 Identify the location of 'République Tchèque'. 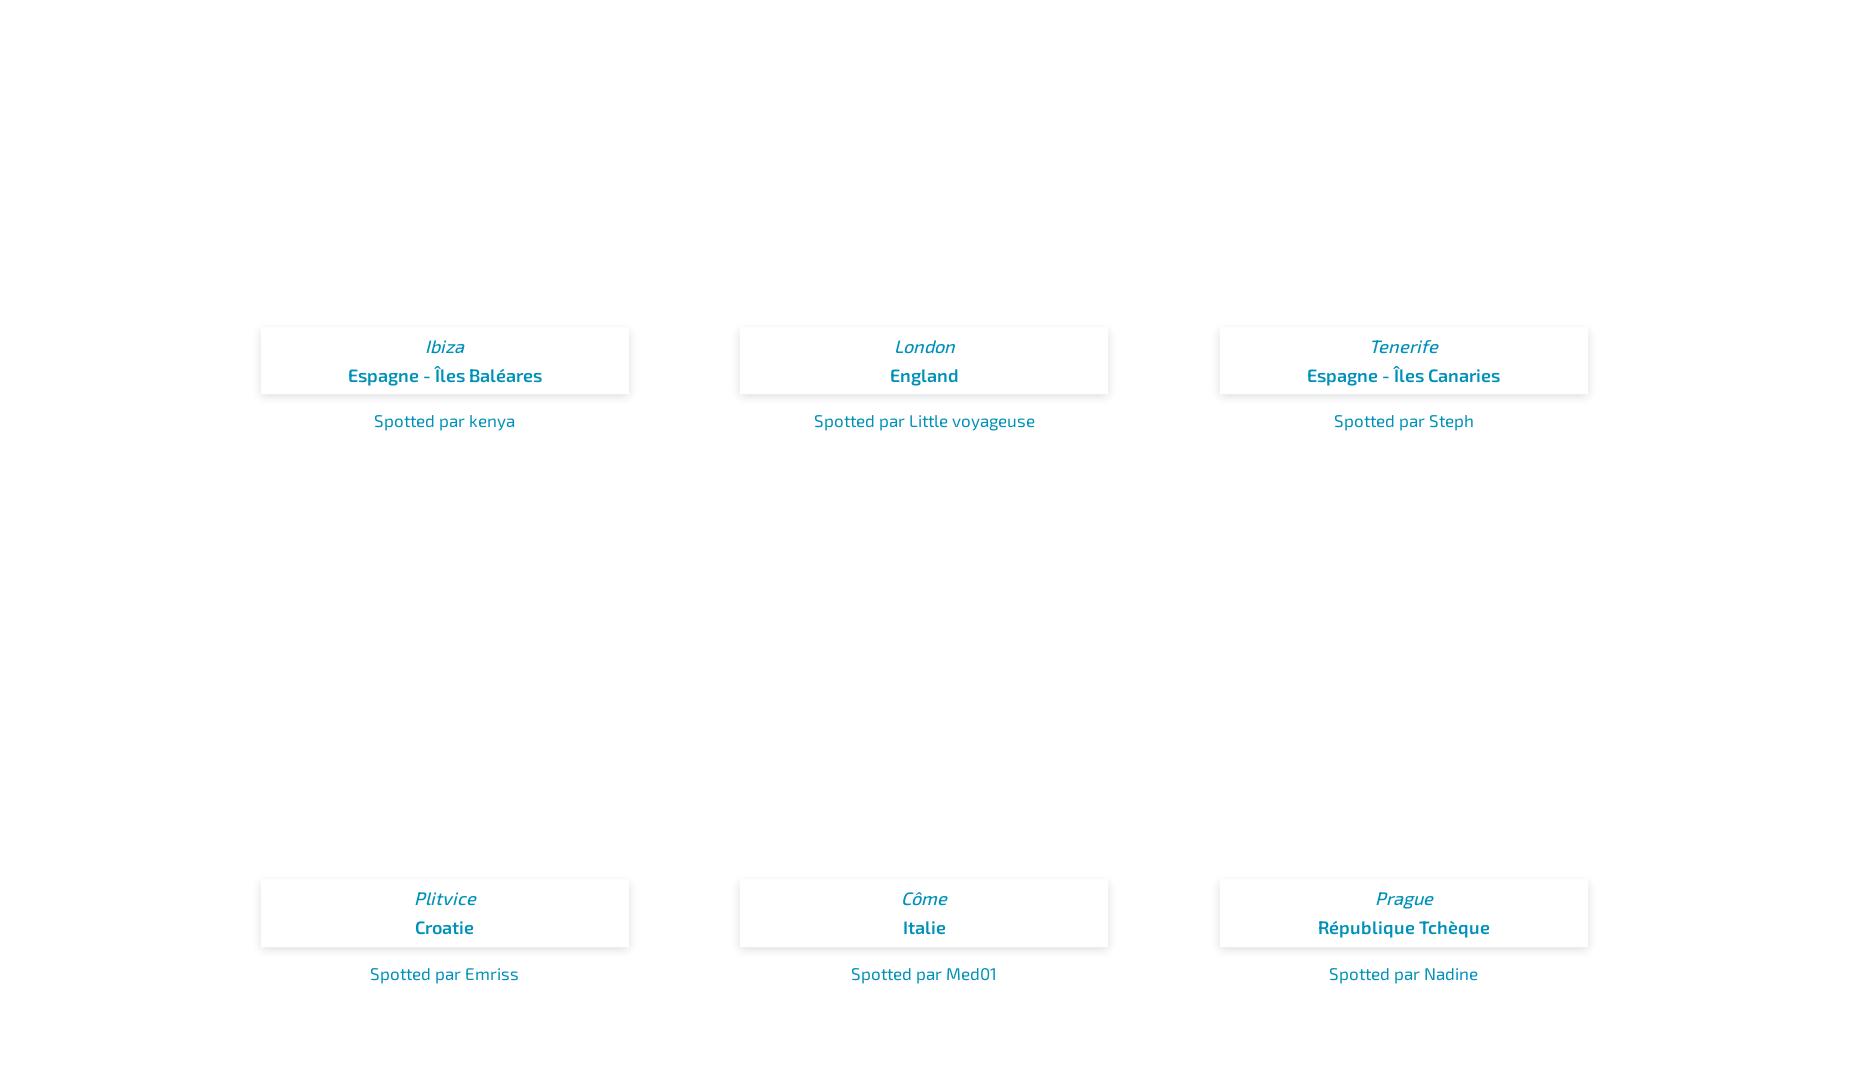
(1316, 926).